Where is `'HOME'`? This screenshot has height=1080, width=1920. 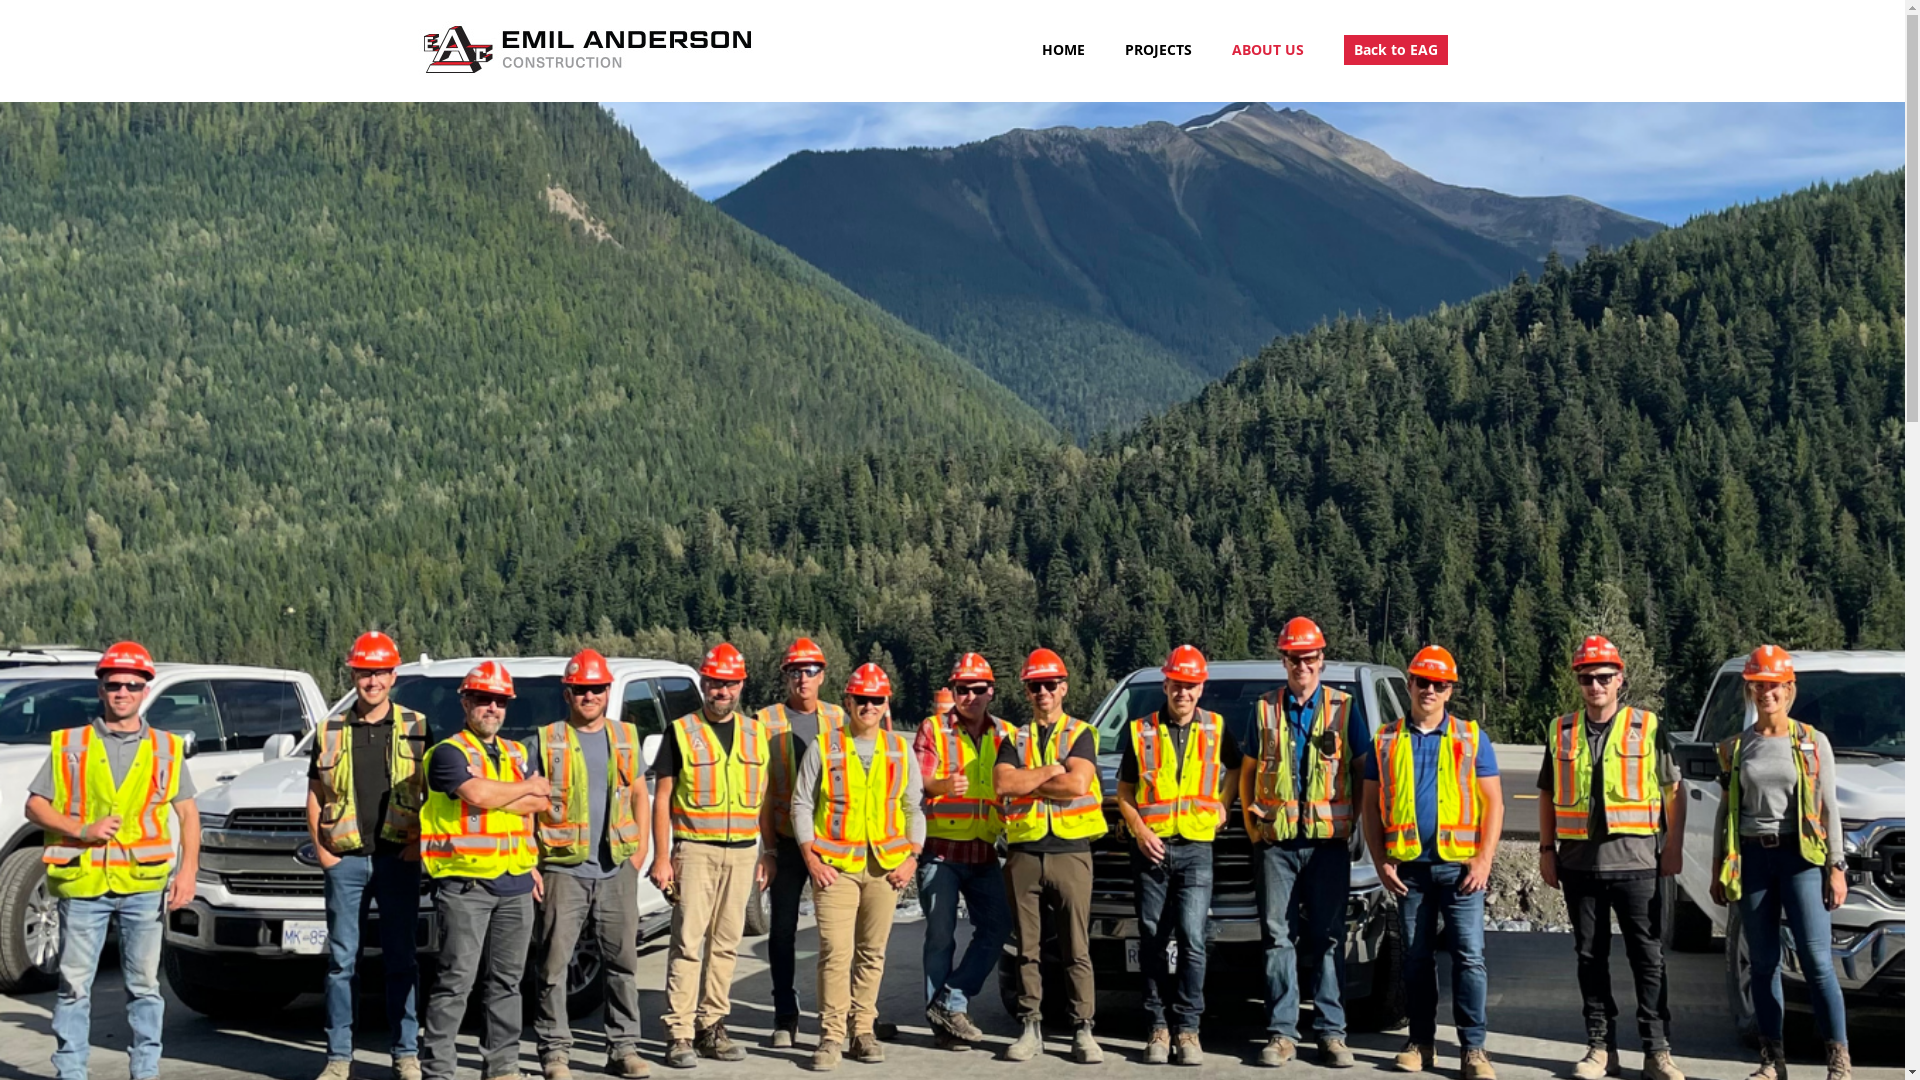 'HOME' is located at coordinates (1040, 49).